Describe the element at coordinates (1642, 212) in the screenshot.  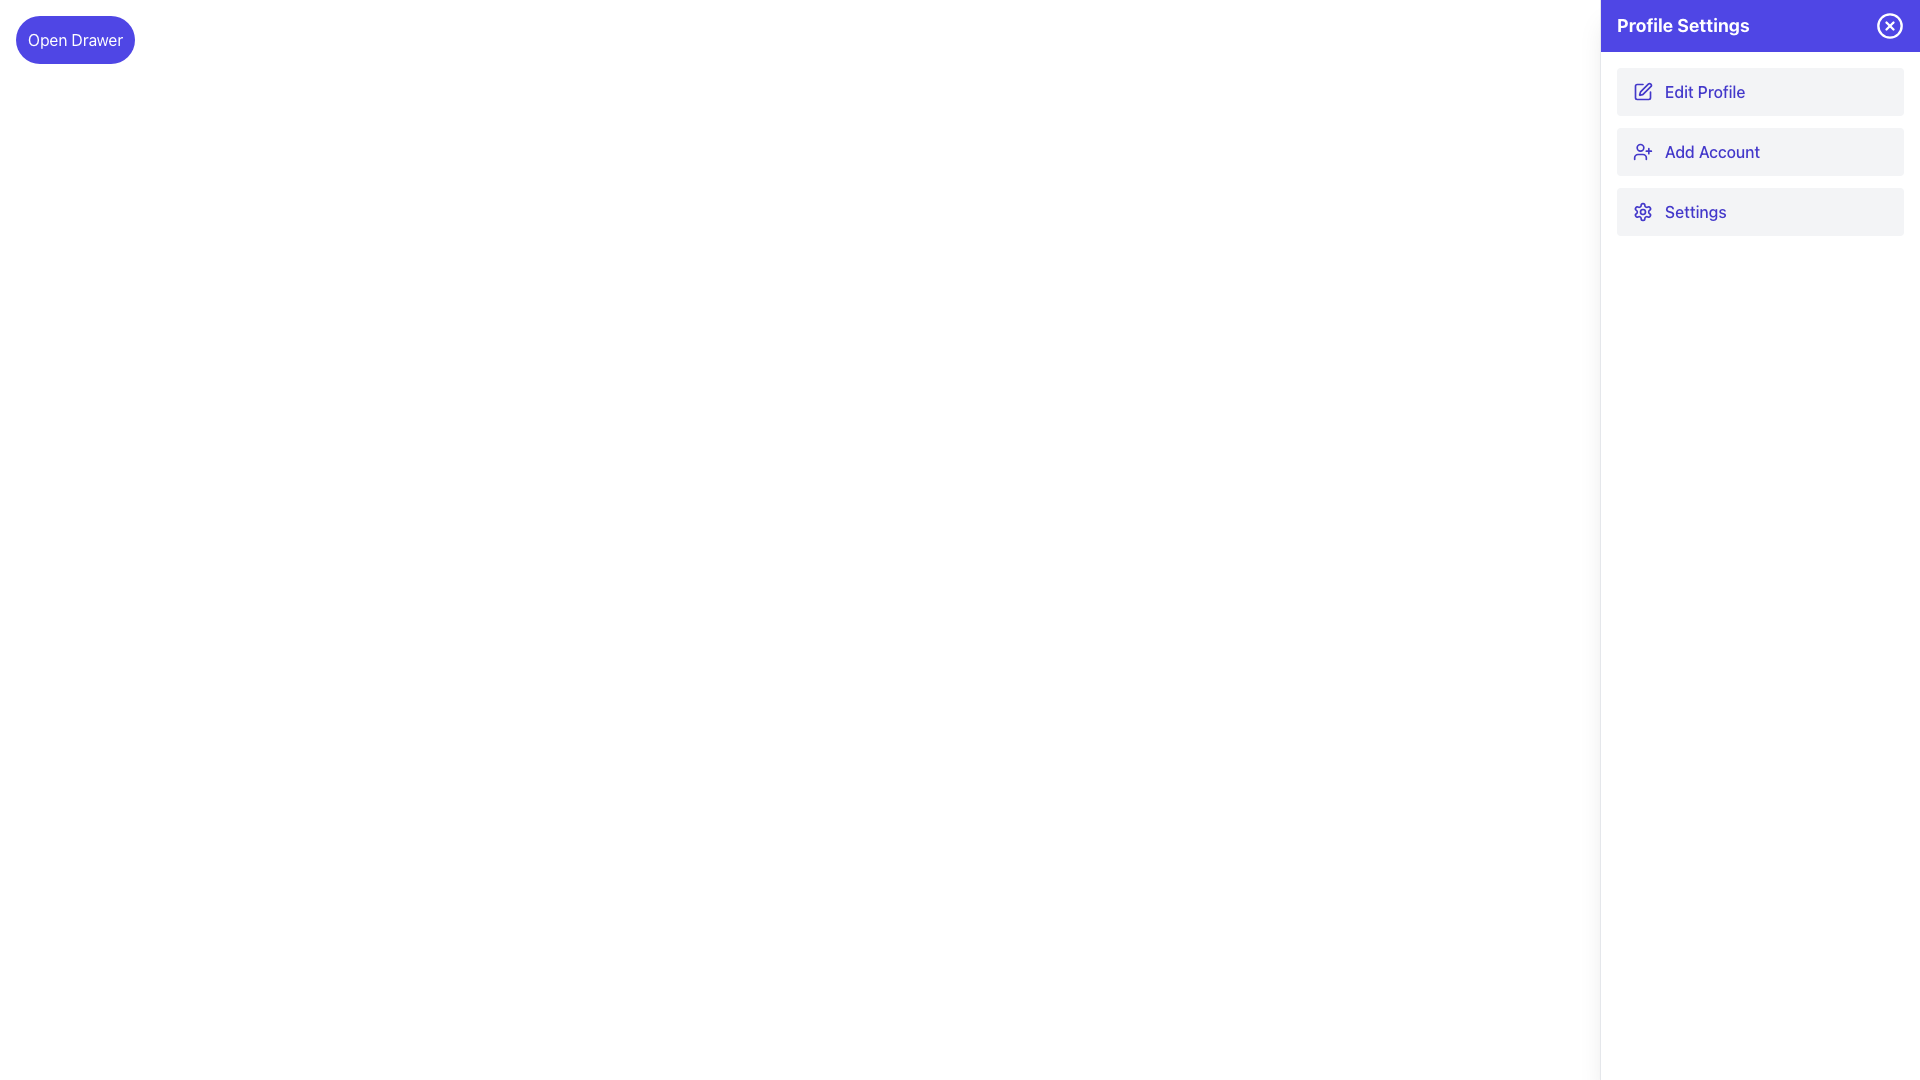
I see `the 'Settings' icon located to the left of the 'Settings' text in the 'Profile Settings' panel` at that location.